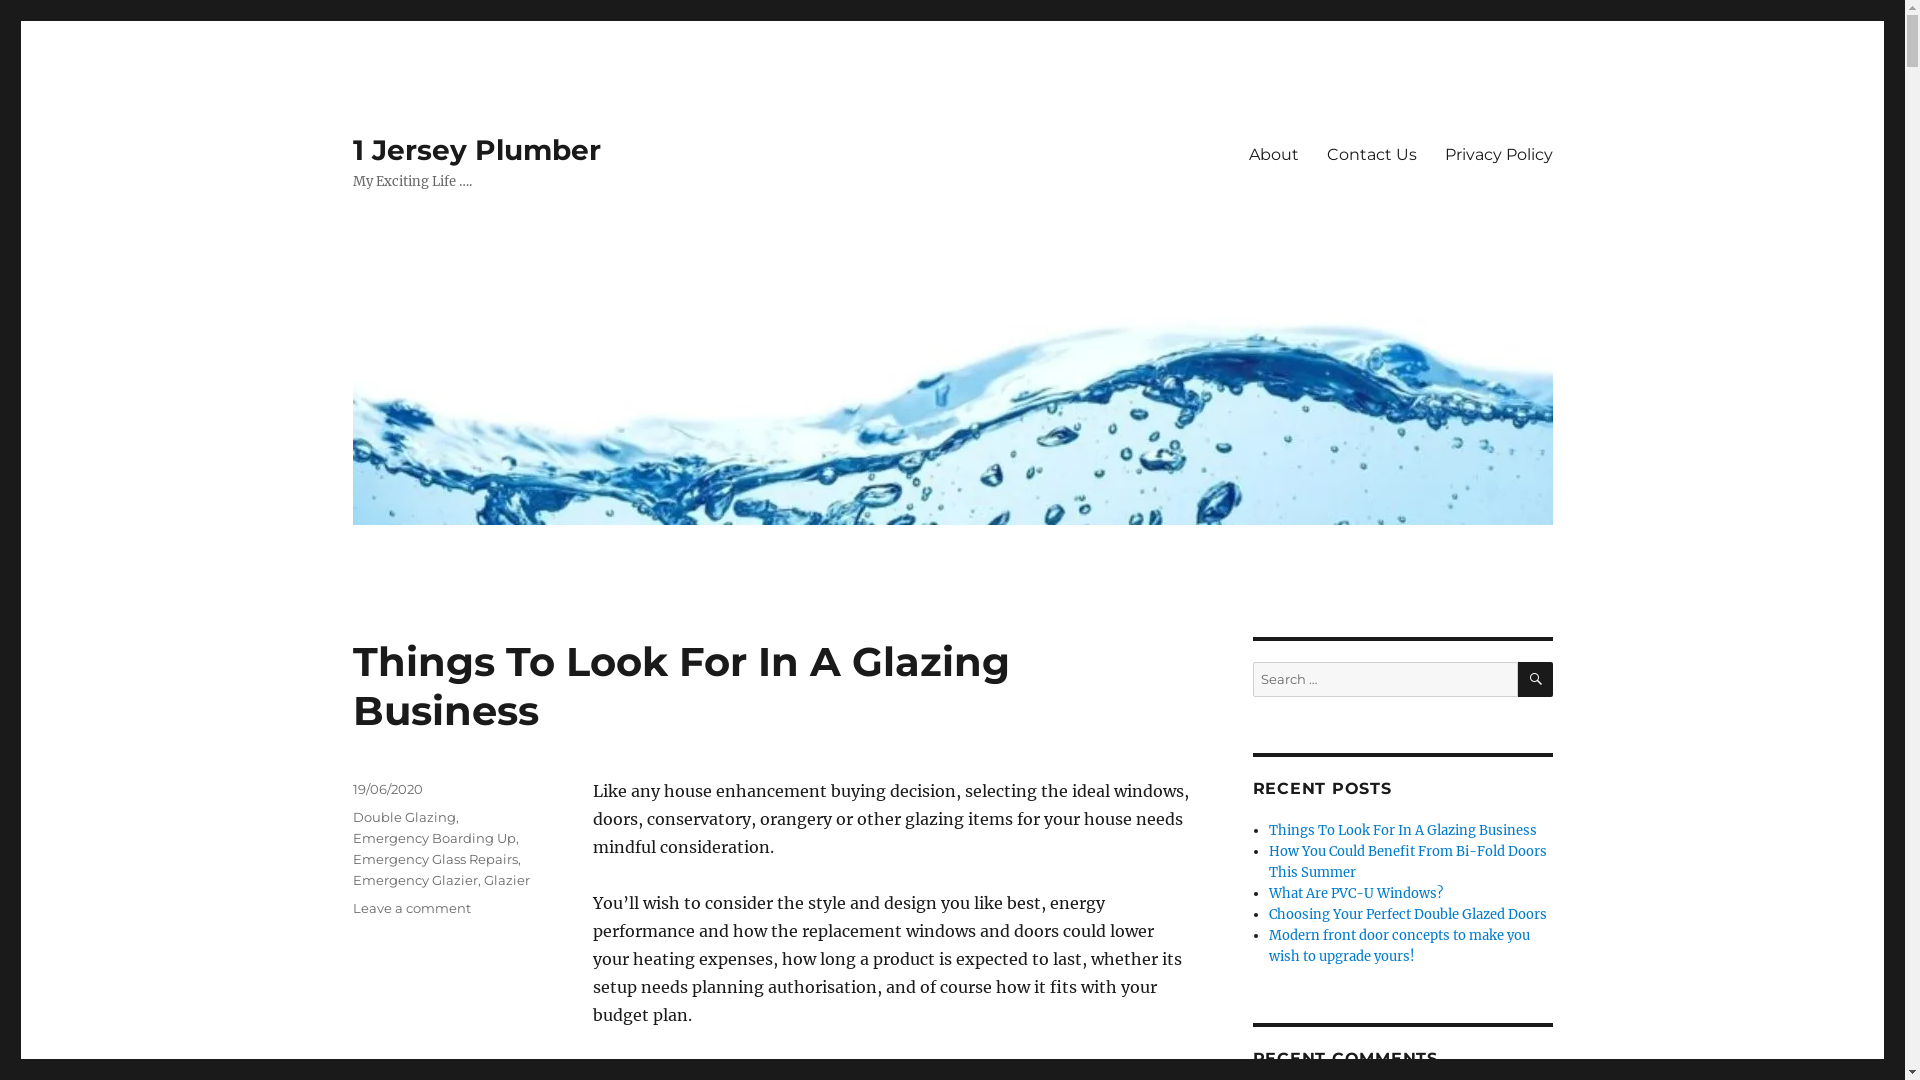 This screenshot has height=1080, width=1920. Describe the element at coordinates (1356, 892) in the screenshot. I see `'What Are PVC-U Windows?'` at that location.